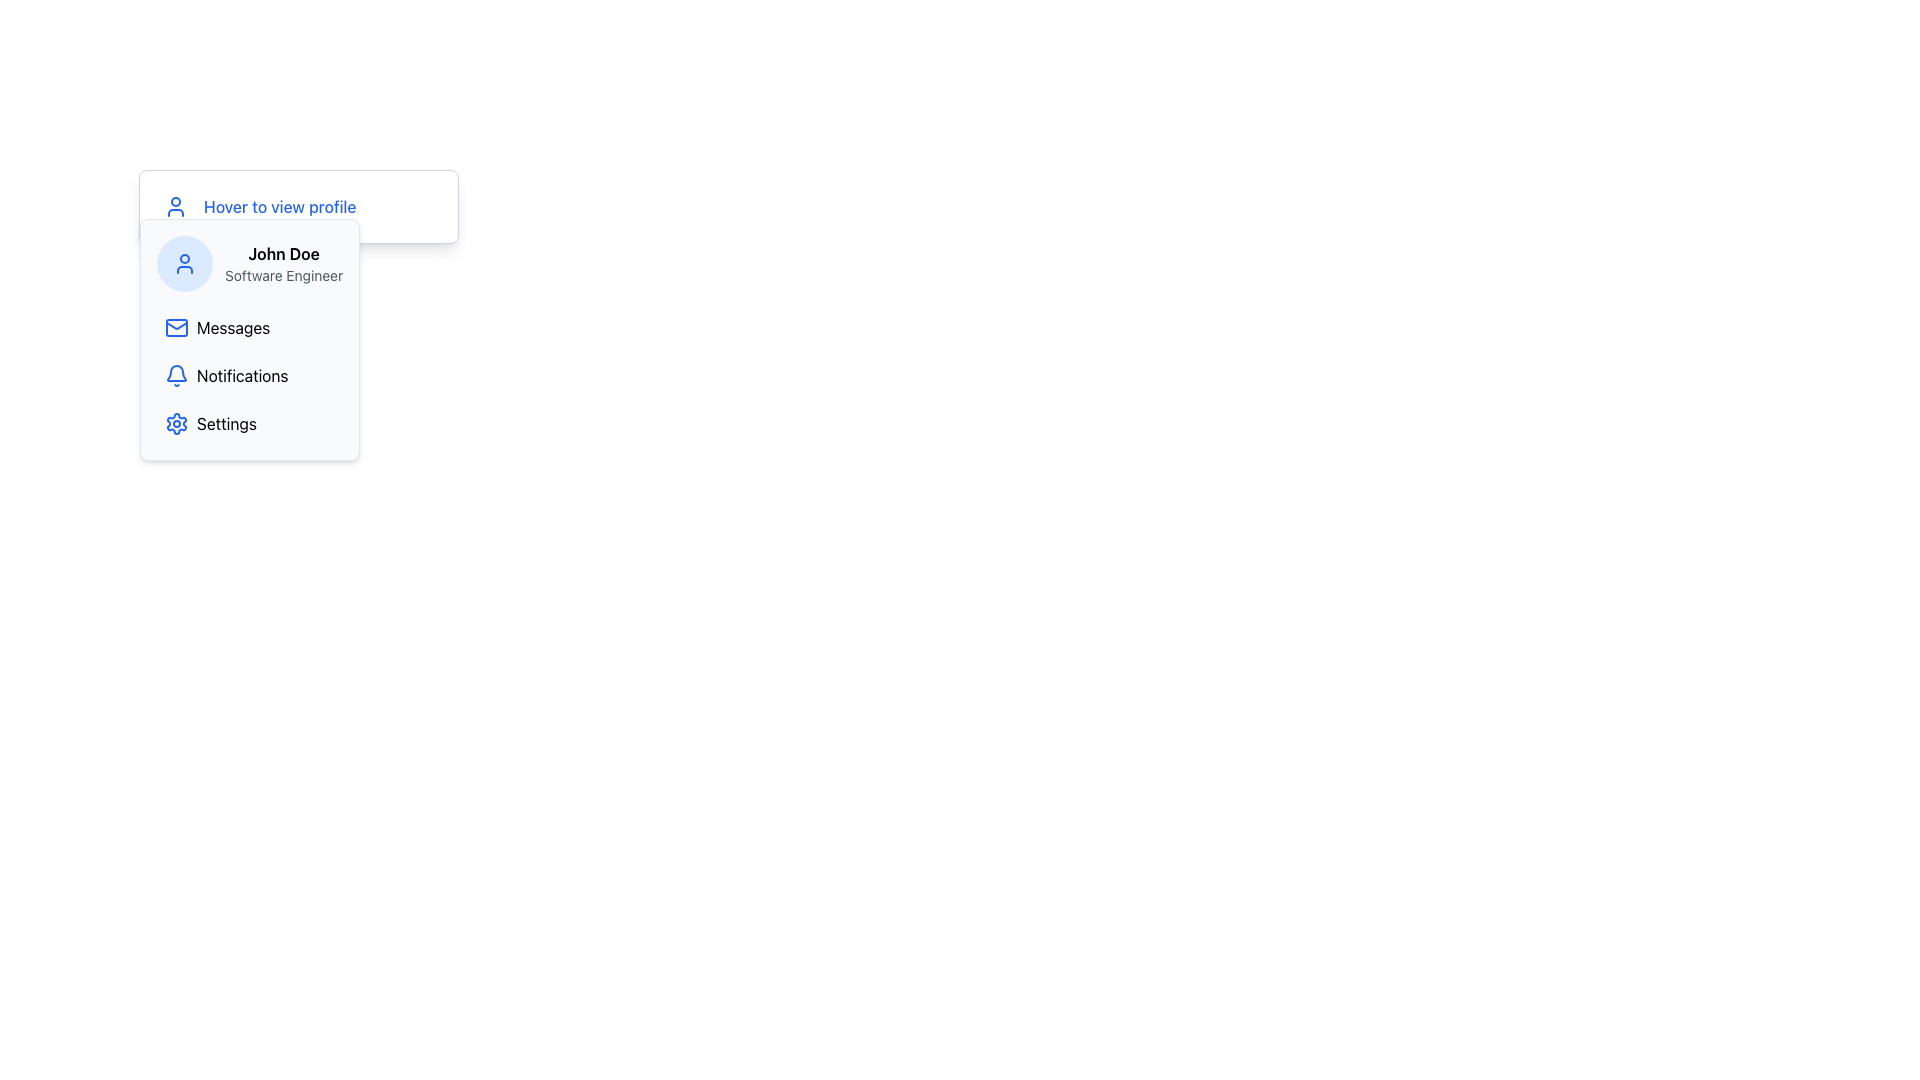  Describe the element at coordinates (176, 207) in the screenshot. I see `the leftmost icon that represents user profile actions, which is located near the top-left corner of the interface` at that location.